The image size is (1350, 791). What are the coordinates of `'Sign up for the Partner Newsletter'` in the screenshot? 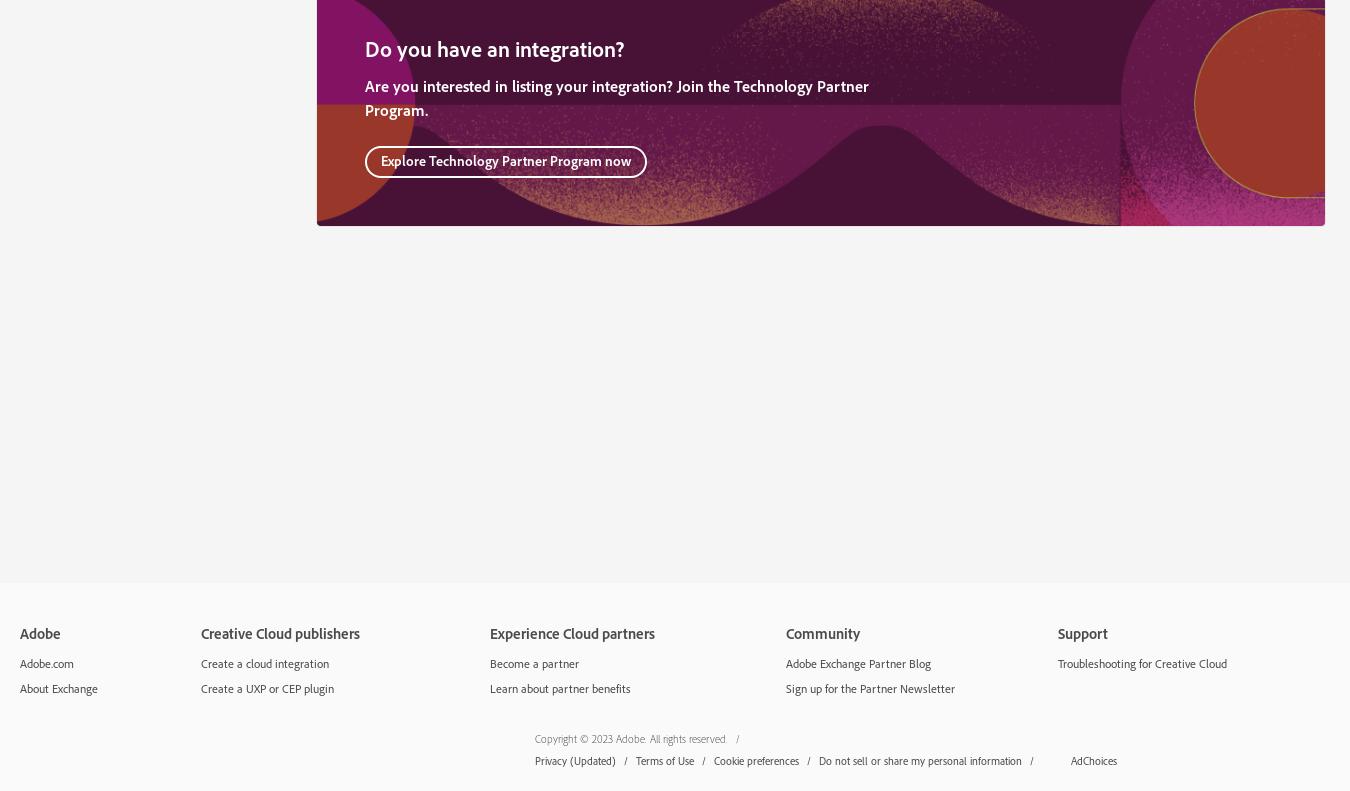 It's located at (869, 686).